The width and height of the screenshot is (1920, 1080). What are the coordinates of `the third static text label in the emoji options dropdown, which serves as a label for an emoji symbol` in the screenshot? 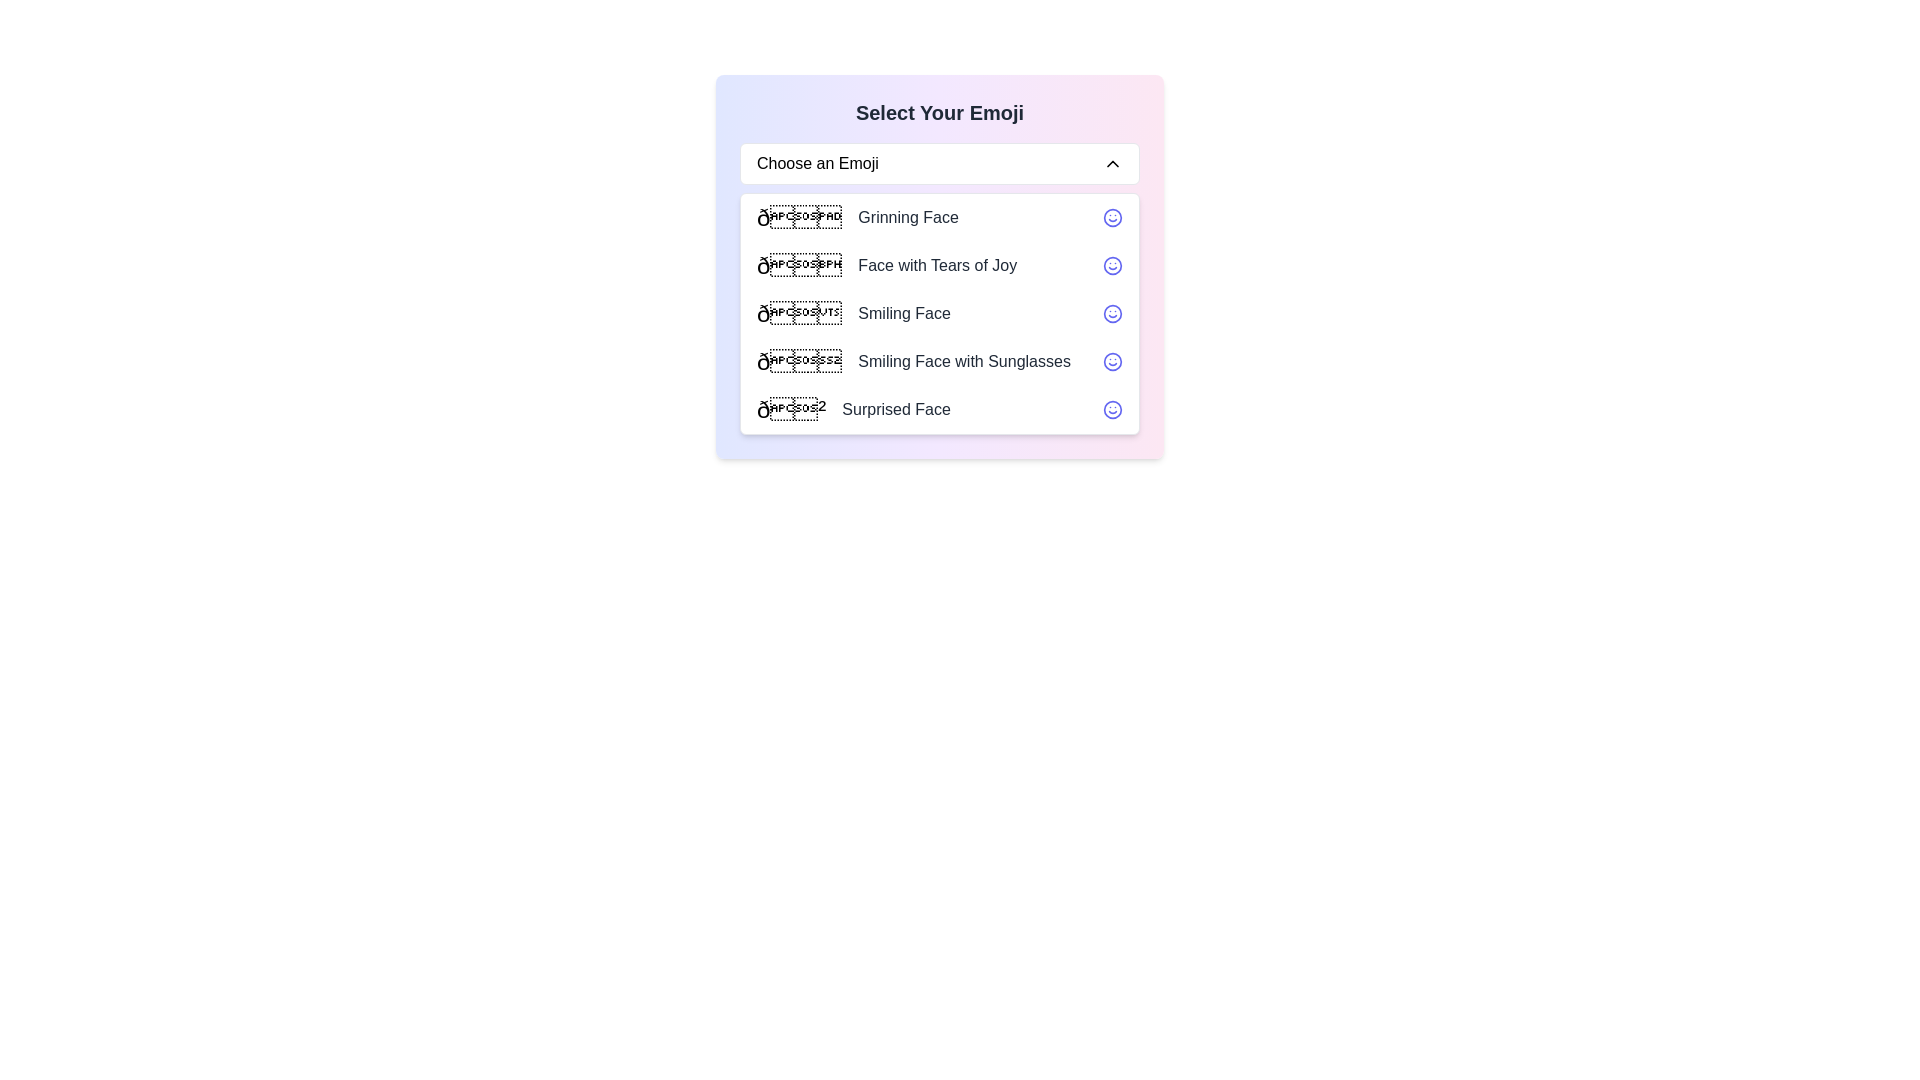 It's located at (903, 313).